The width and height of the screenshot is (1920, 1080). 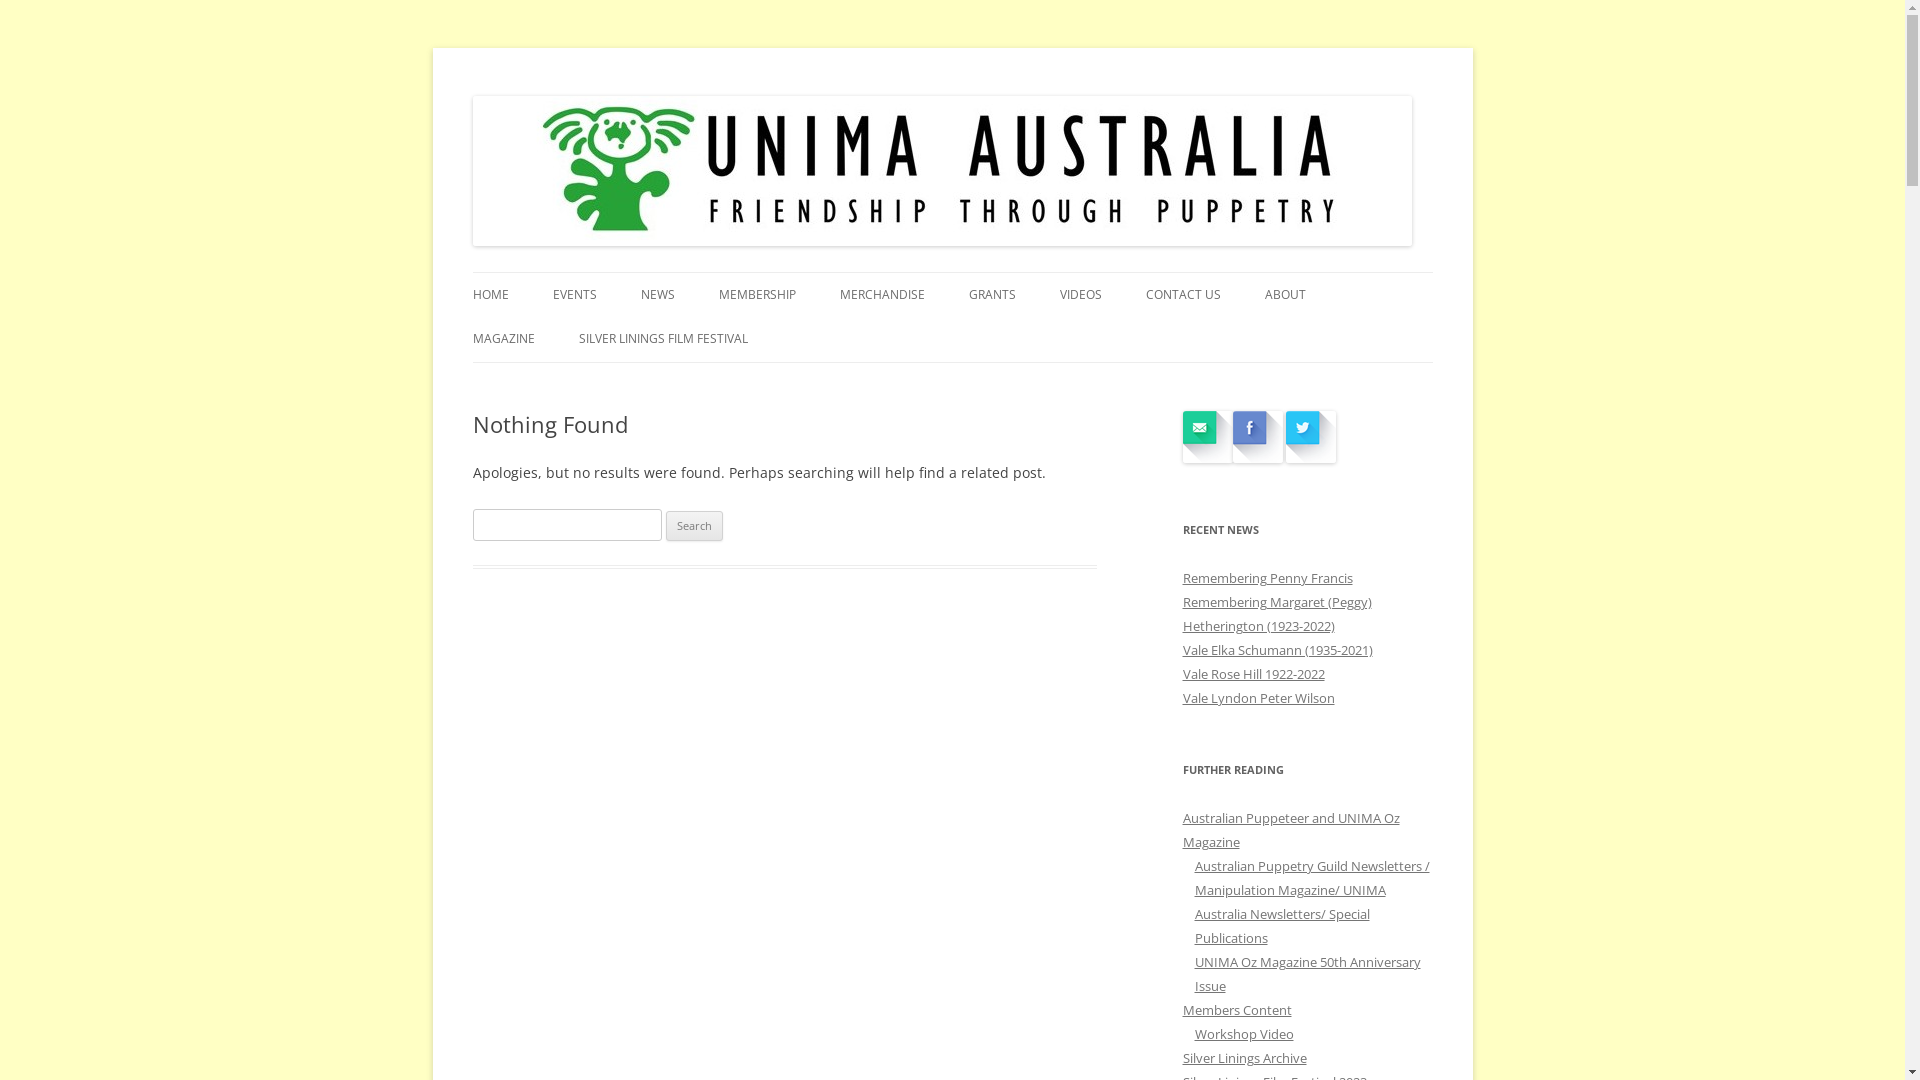 I want to click on 'UNIMA Oz Magazine 50th Anniversary Issue', so click(x=1306, y=973).